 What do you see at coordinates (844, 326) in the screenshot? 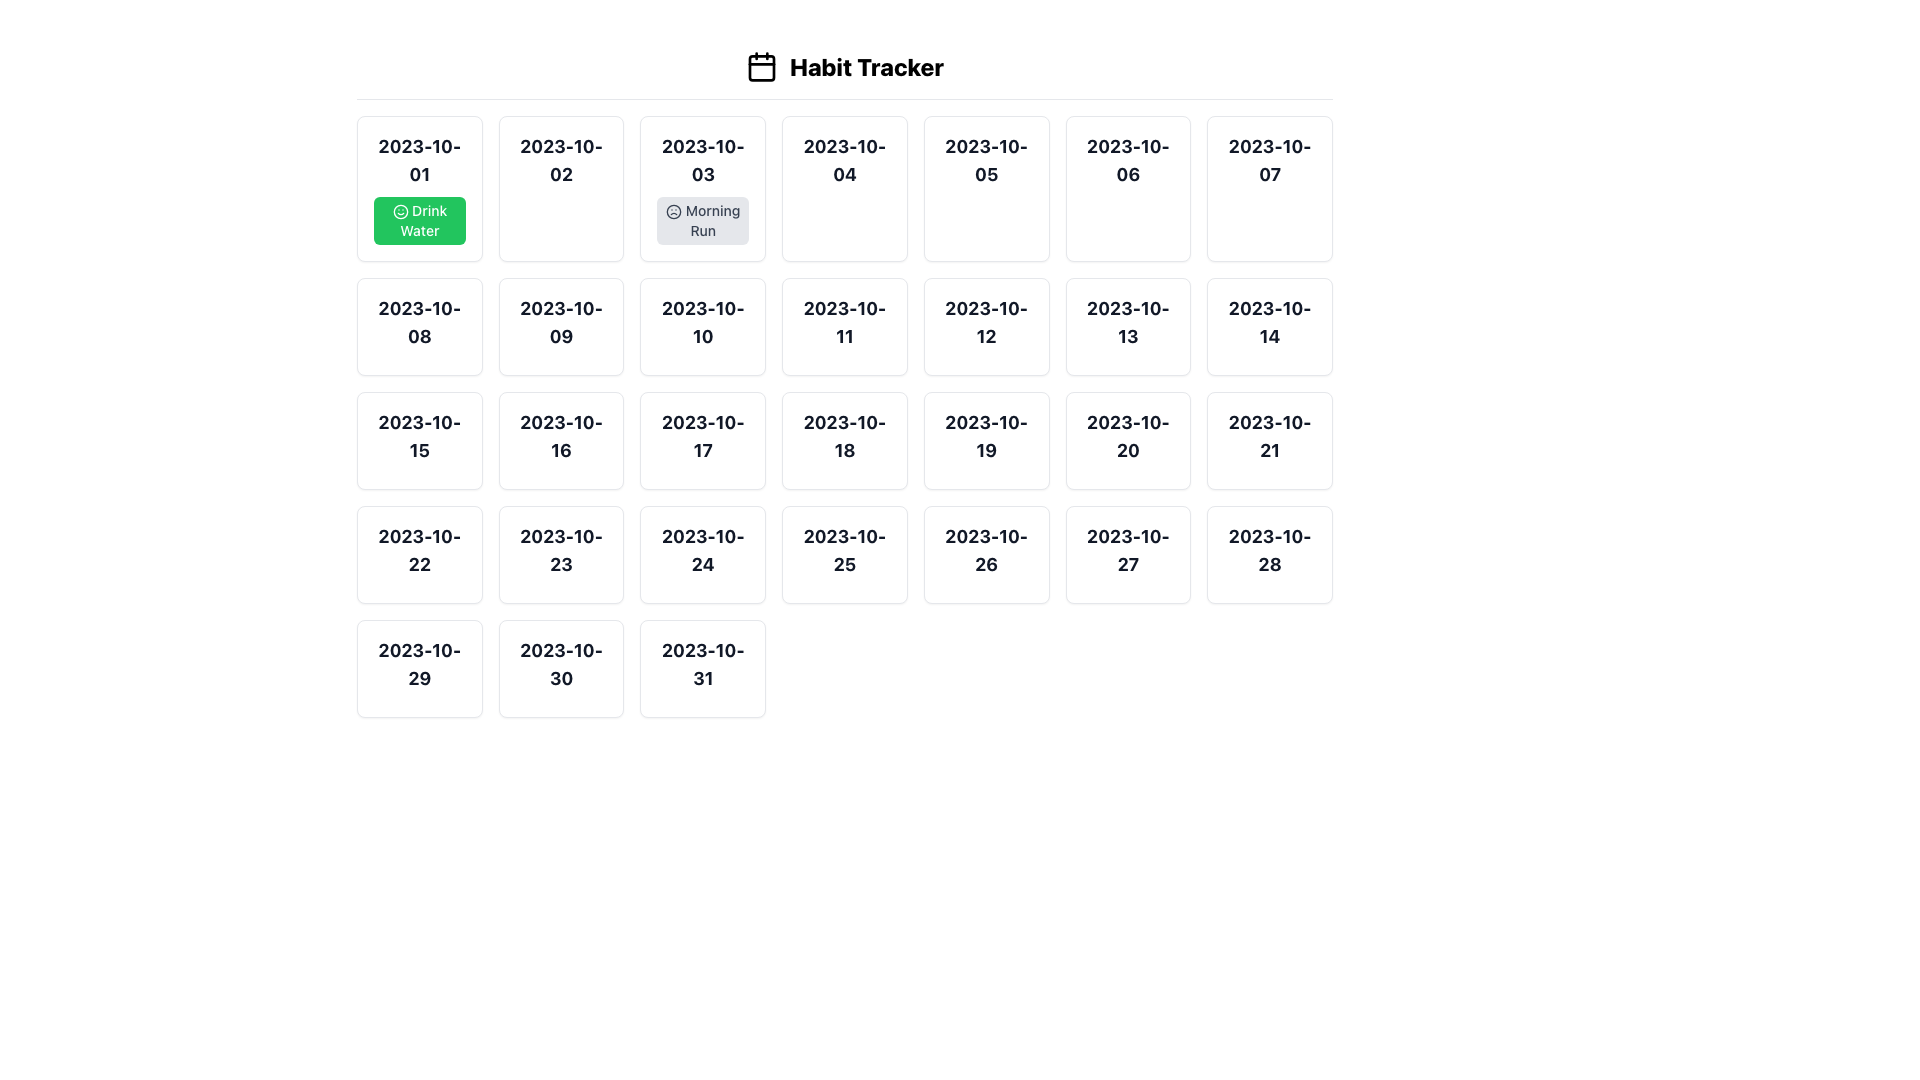
I see `the Clickable date card representing the date 2023-10-11 in the calendar grid of the habit tracking interface` at bounding box center [844, 326].